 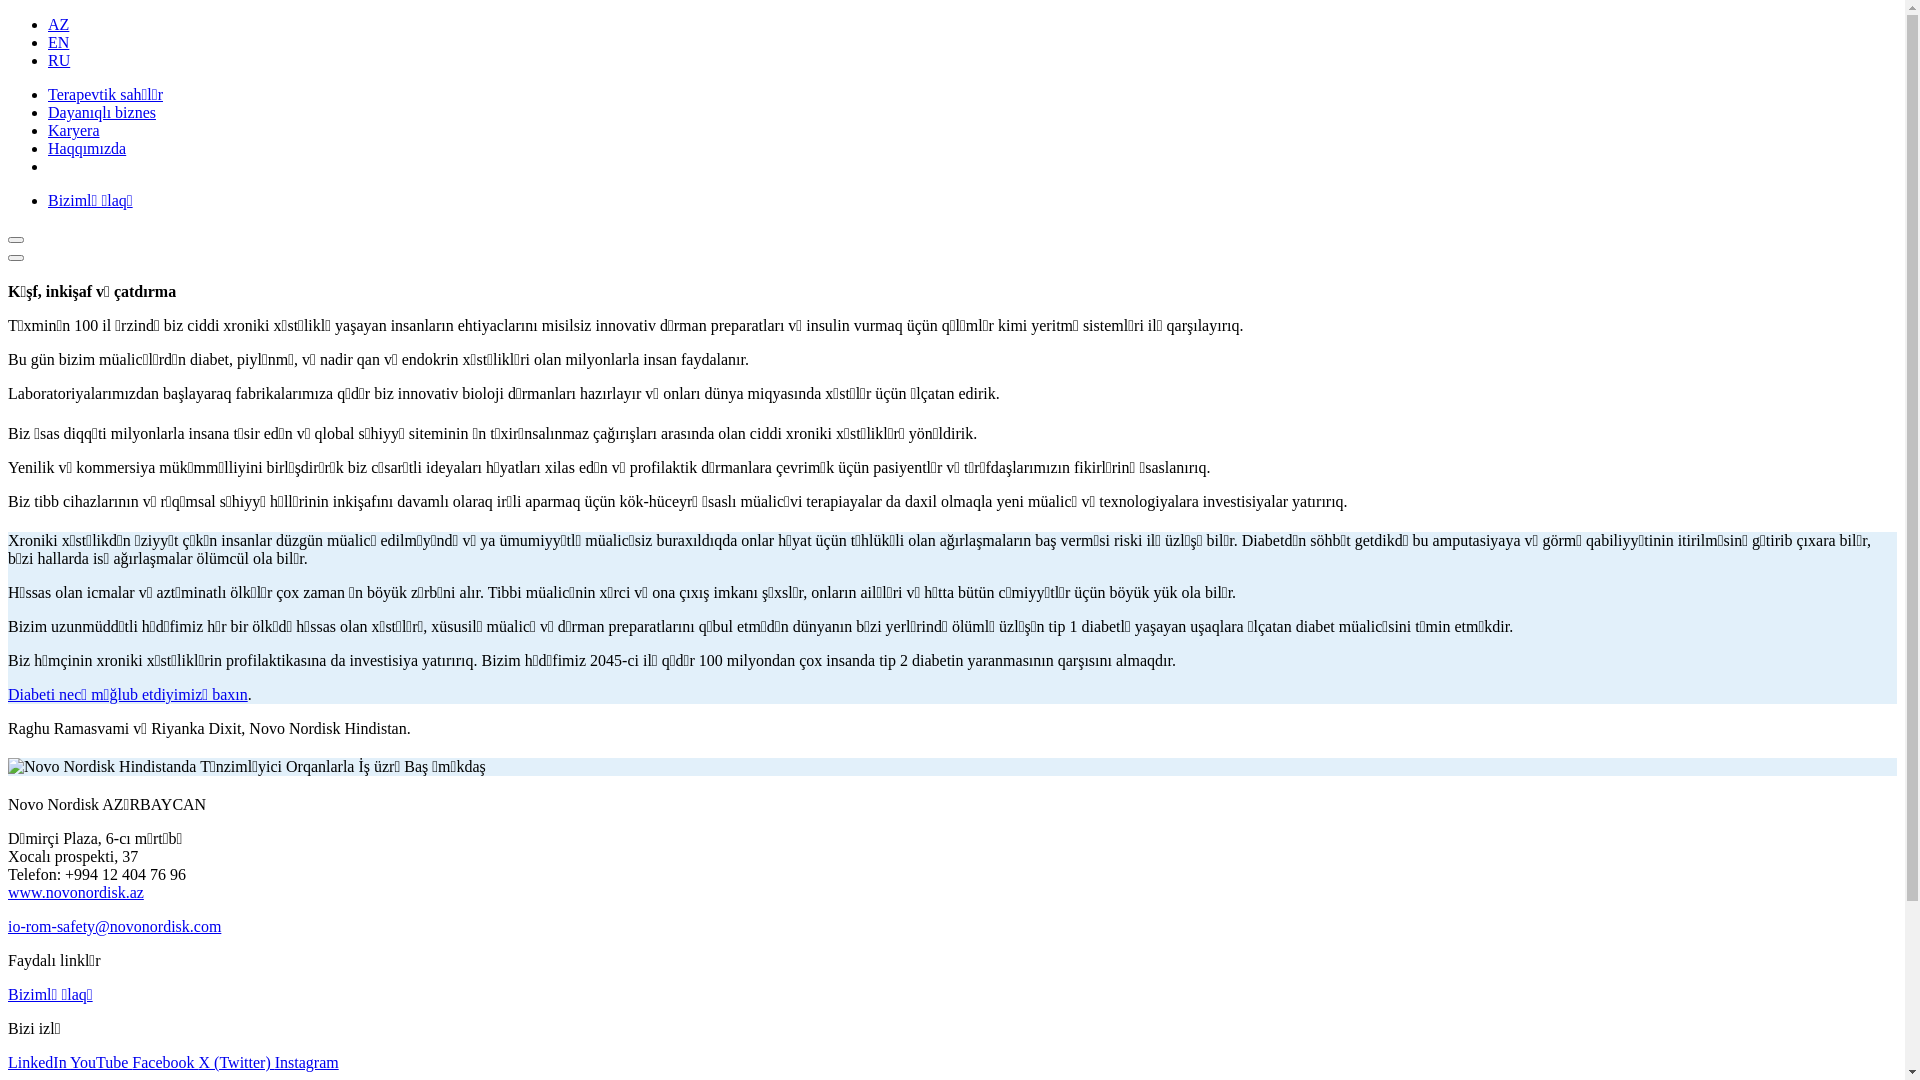 I want to click on 'Karyera', so click(x=73, y=130).